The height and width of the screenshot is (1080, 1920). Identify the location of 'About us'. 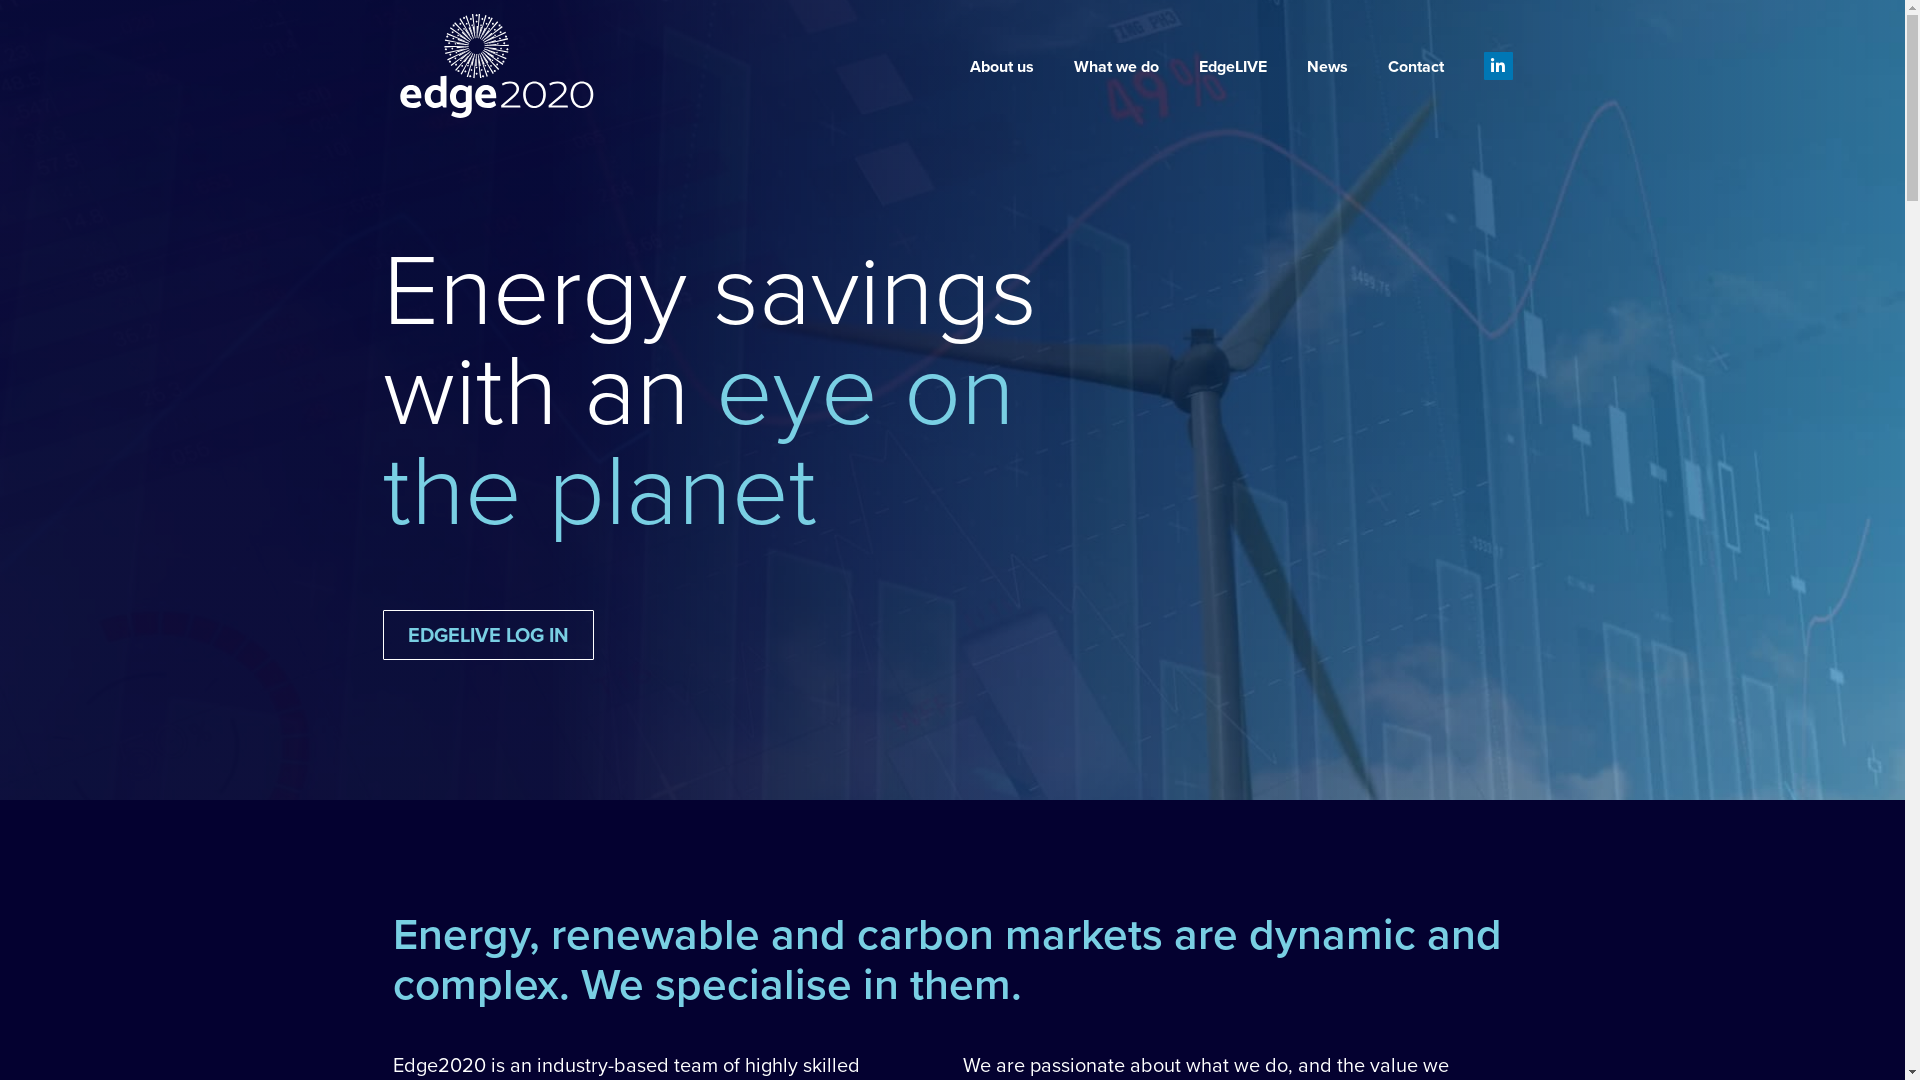
(949, 65).